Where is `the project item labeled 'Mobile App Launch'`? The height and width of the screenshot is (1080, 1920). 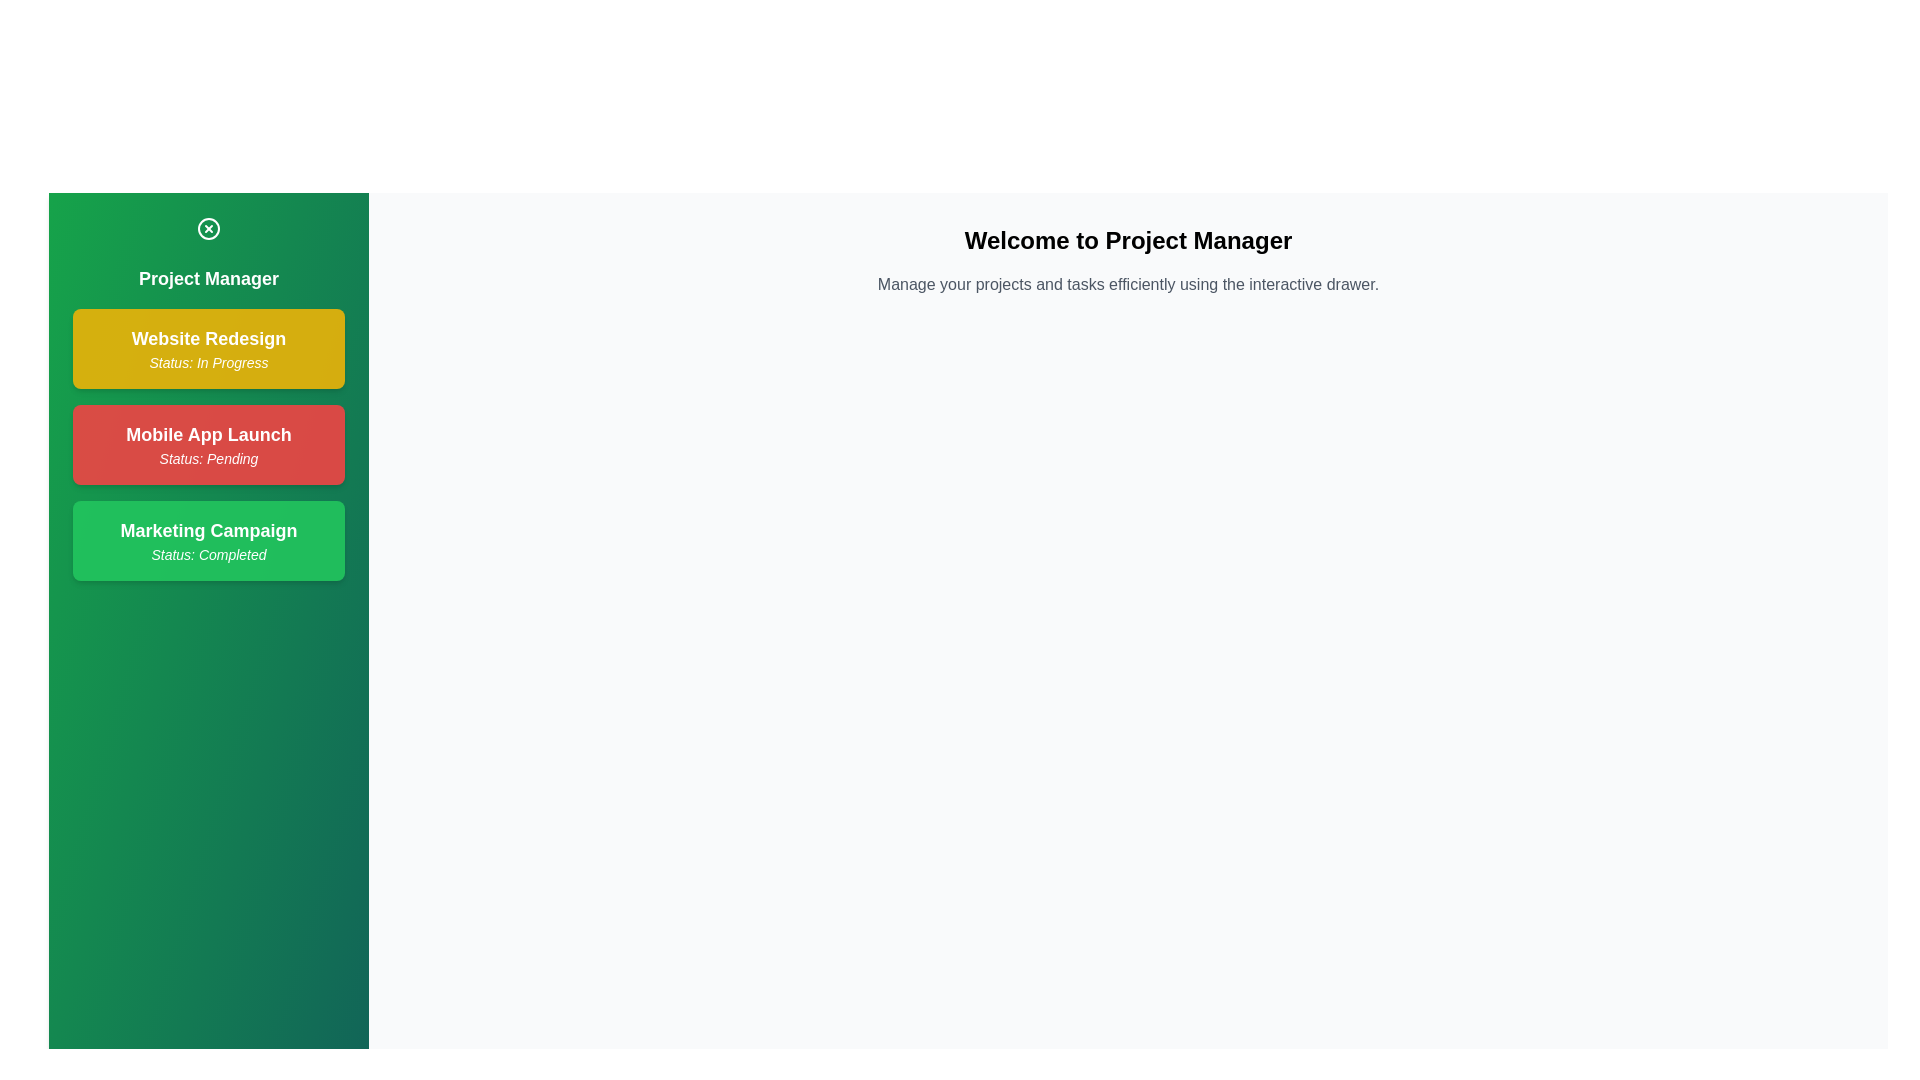
the project item labeled 'Mobile App Launch' is located at coordinates (209, 443).